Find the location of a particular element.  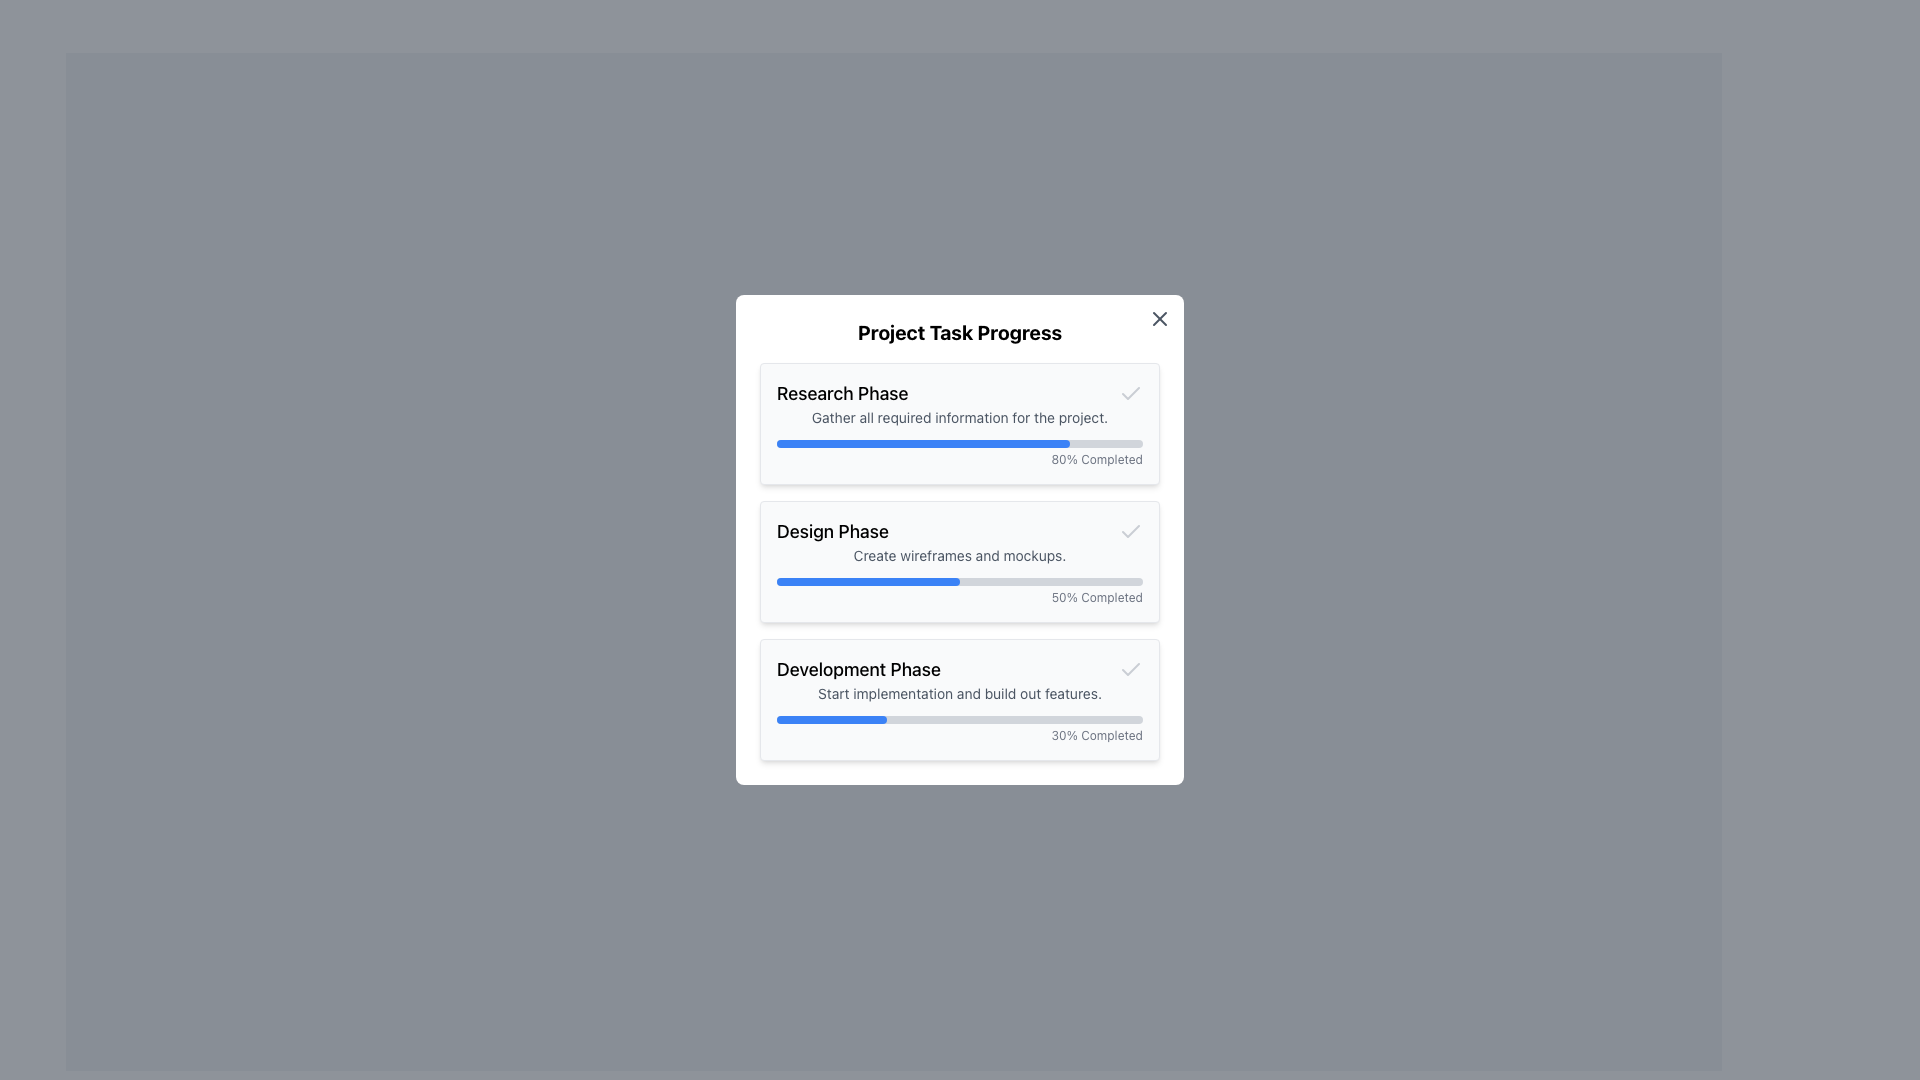

the textual description element that provides context for the 'Development Phase', located in the lower half of the section, centered horizontally, above the progress bar is located at coordinates (960, 693).